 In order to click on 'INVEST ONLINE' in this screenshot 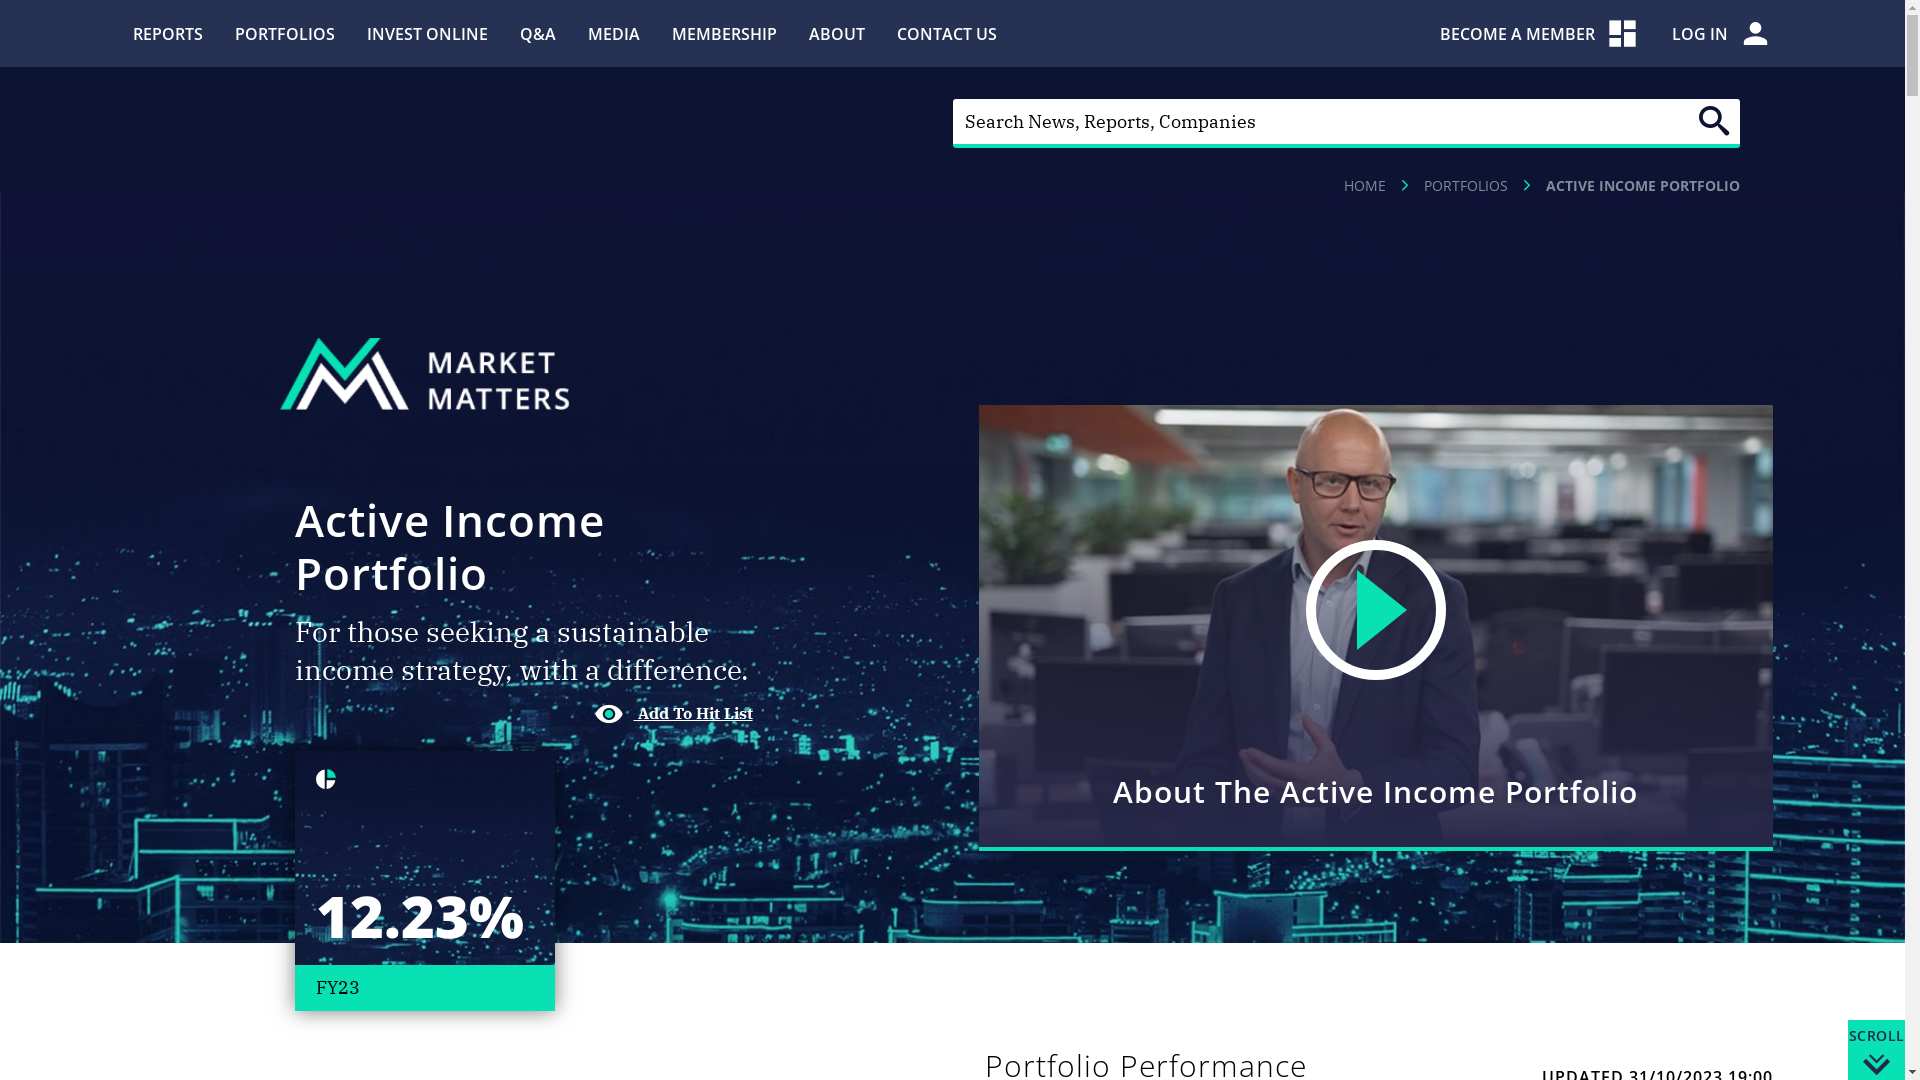, I will do `click(365, 33)`.